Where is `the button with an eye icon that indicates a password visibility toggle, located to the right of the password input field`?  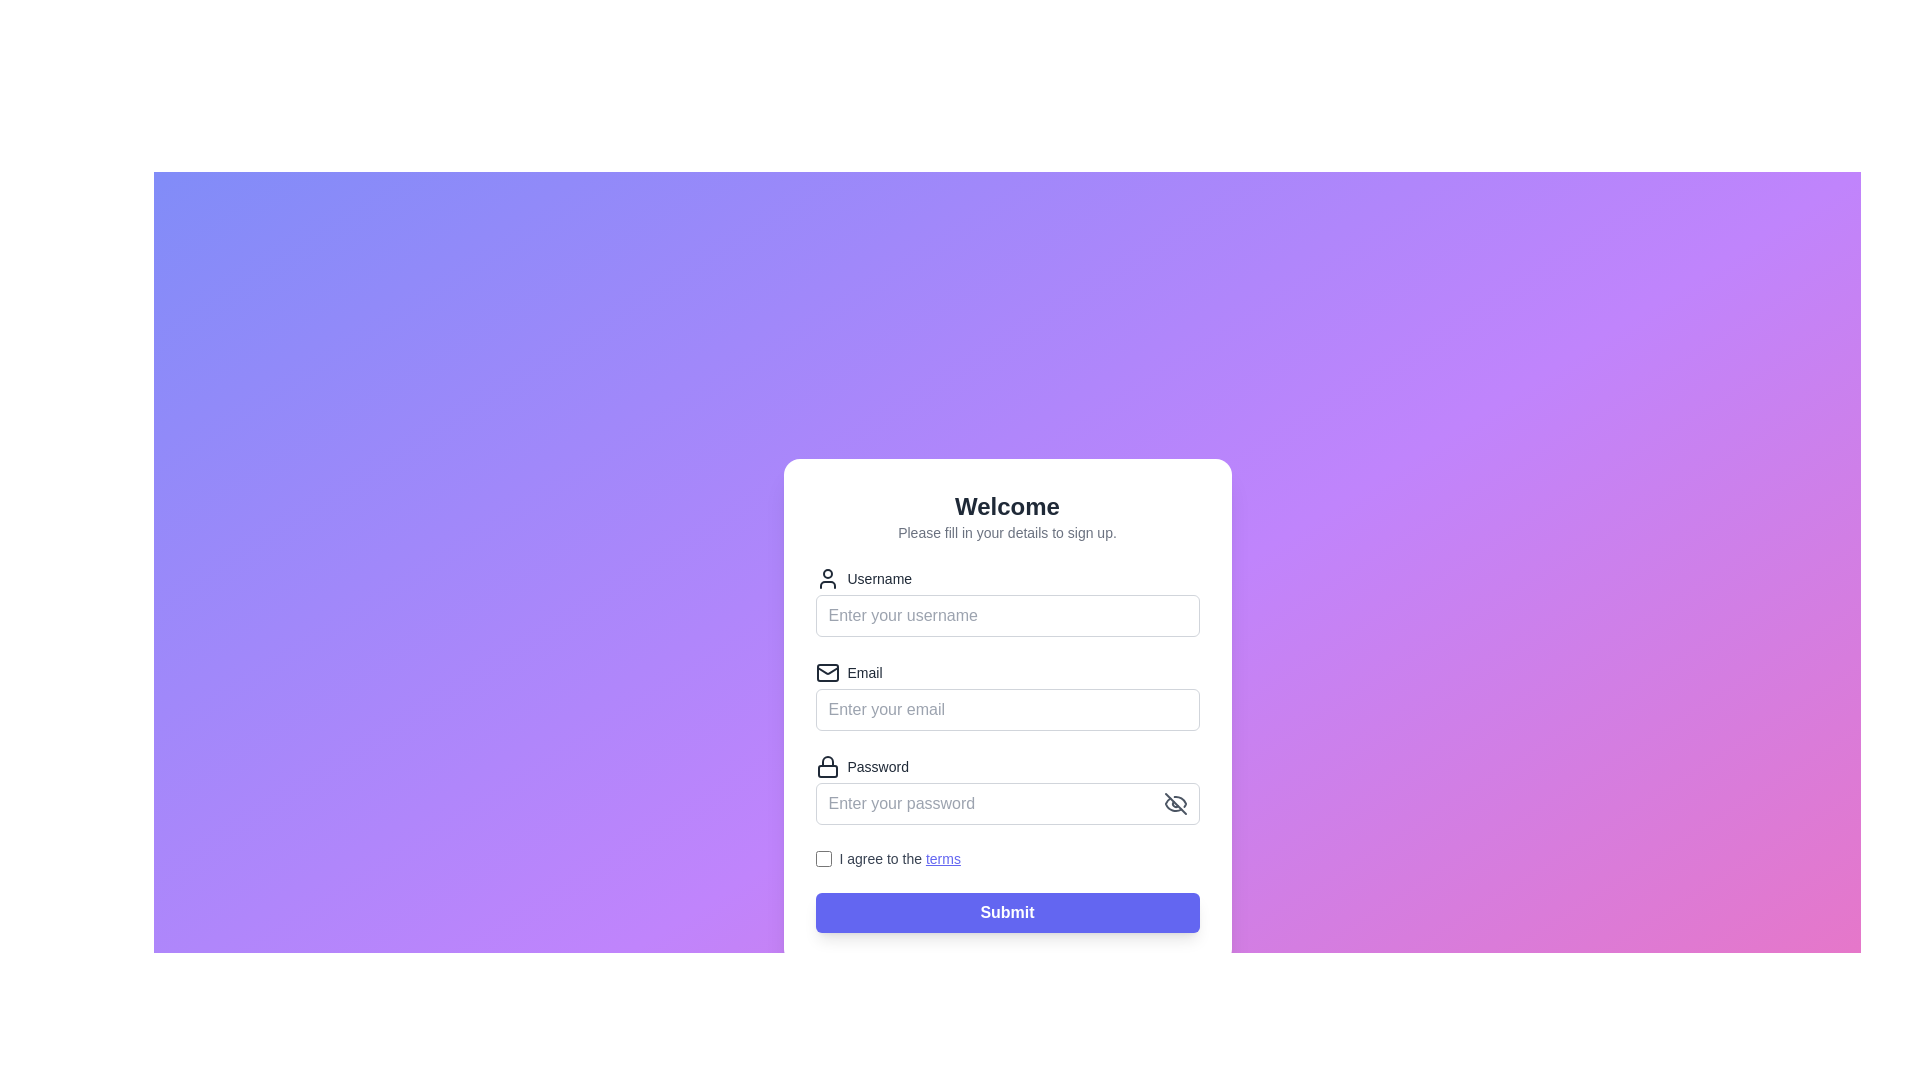 the button with an eye icon that indicates a password visibility toggle, located to the right of the password input field is located at coordinates (1175, 802).